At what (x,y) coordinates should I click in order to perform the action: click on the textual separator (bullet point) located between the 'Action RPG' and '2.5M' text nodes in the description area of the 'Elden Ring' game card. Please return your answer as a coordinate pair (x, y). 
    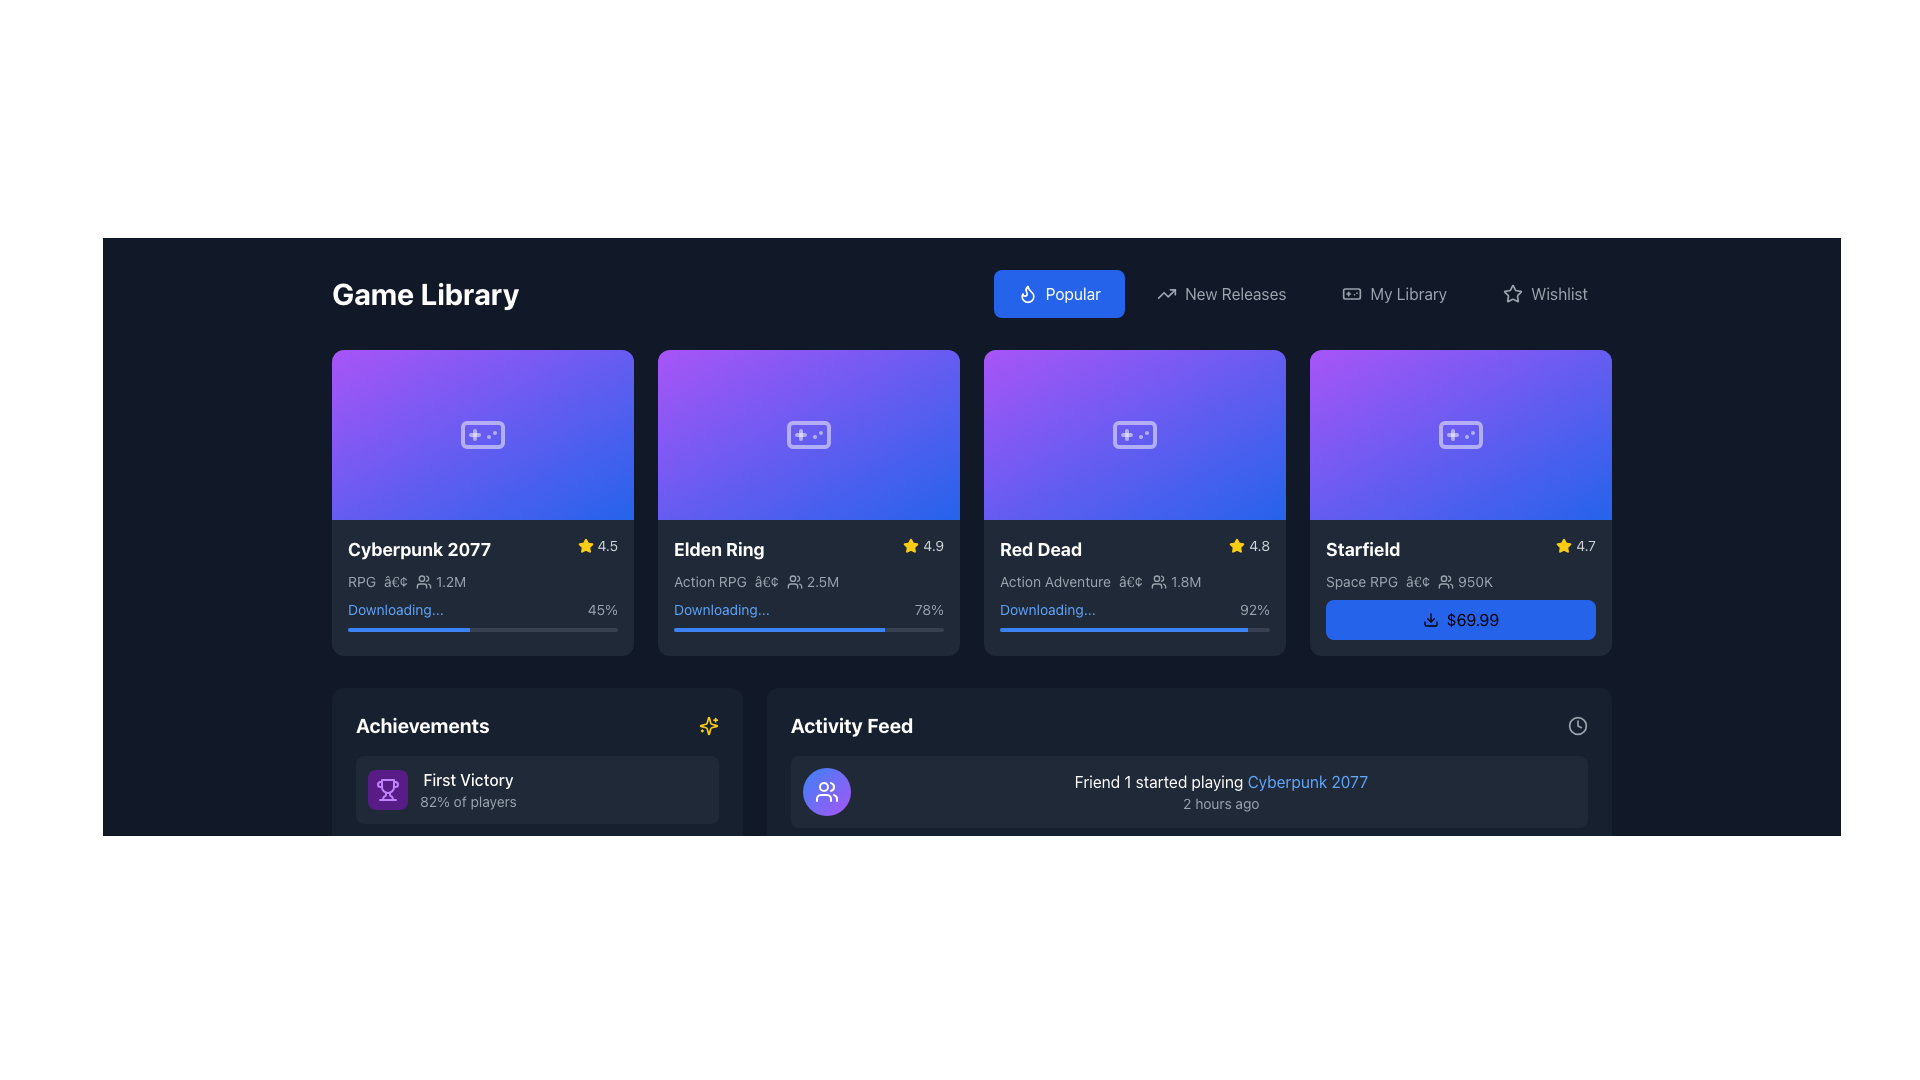
    Looking at the image, I should click on (765, 581).